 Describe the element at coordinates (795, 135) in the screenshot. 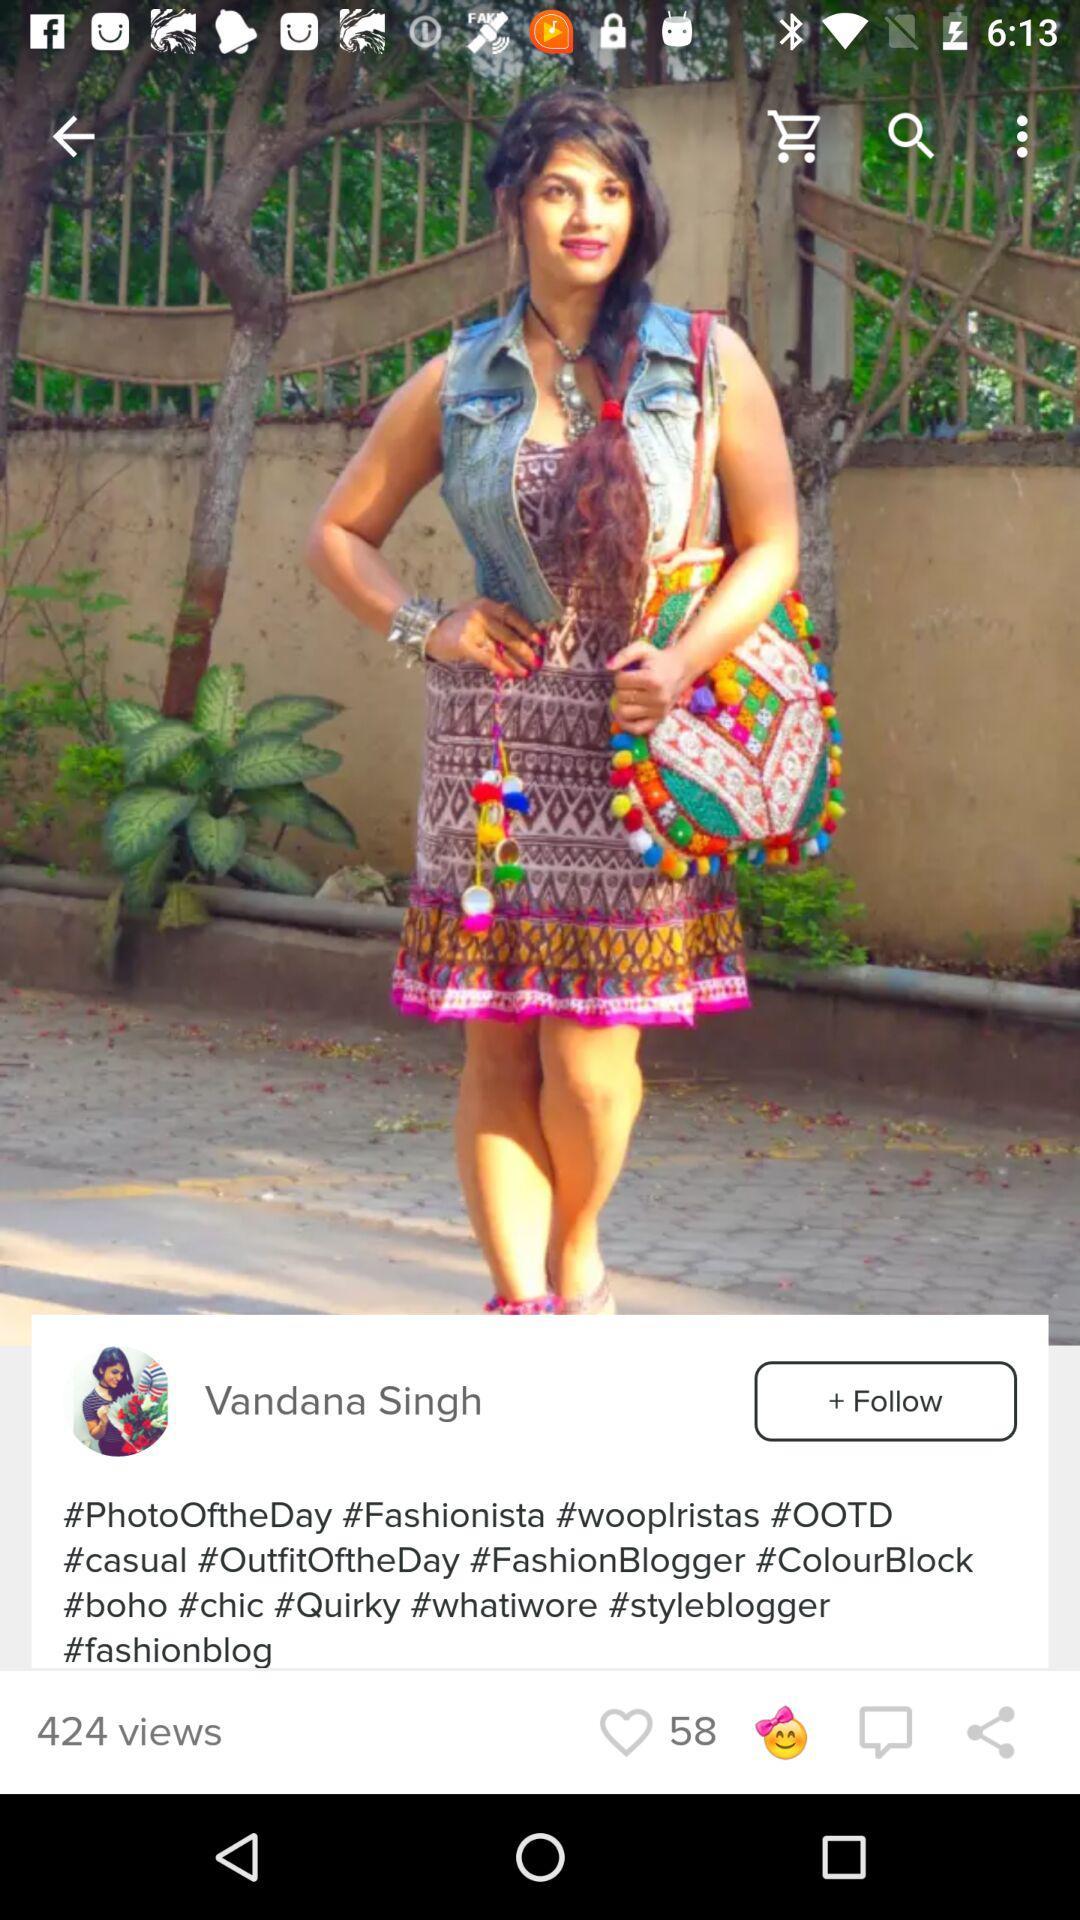

I see `to card` at that location.